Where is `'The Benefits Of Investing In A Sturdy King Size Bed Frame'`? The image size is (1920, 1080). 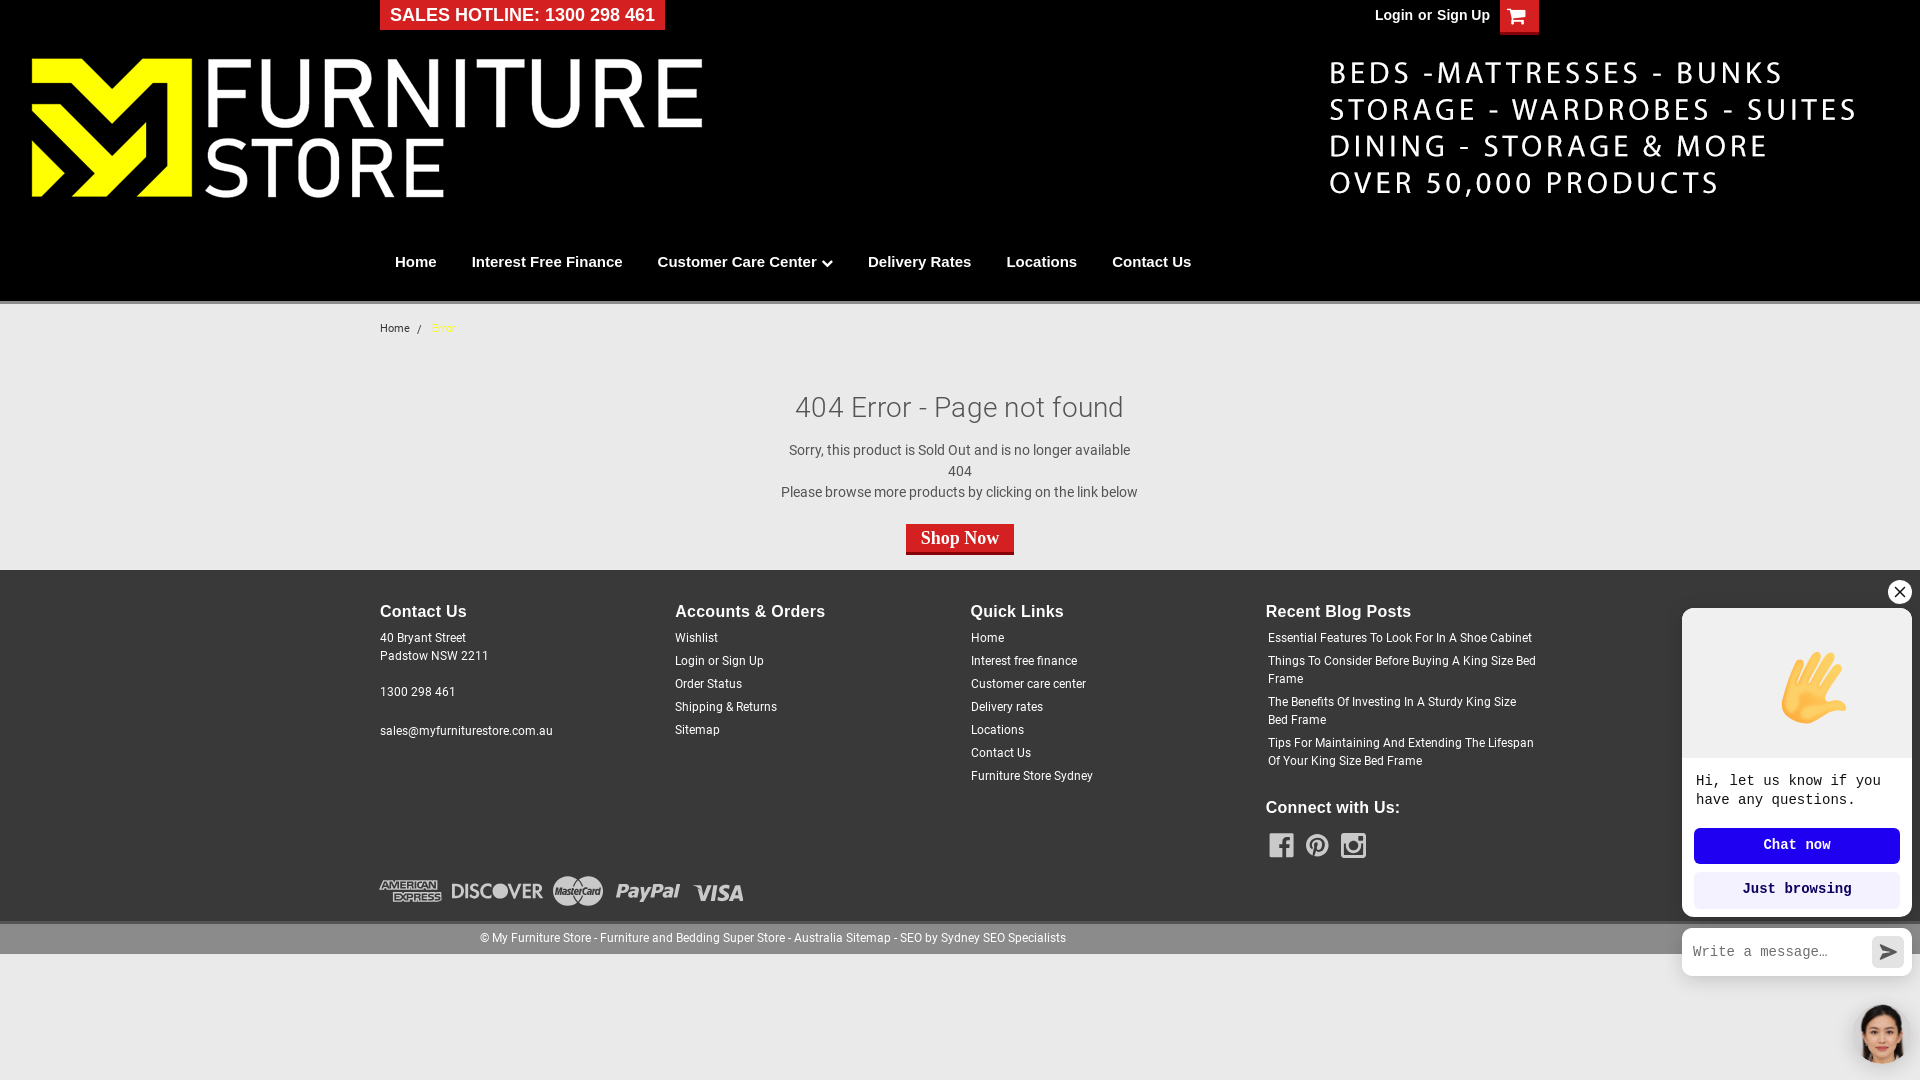 'The Benefits Of Investing In A Sturdy King Size Bed Frame' is located at coordinates (1401, 709).